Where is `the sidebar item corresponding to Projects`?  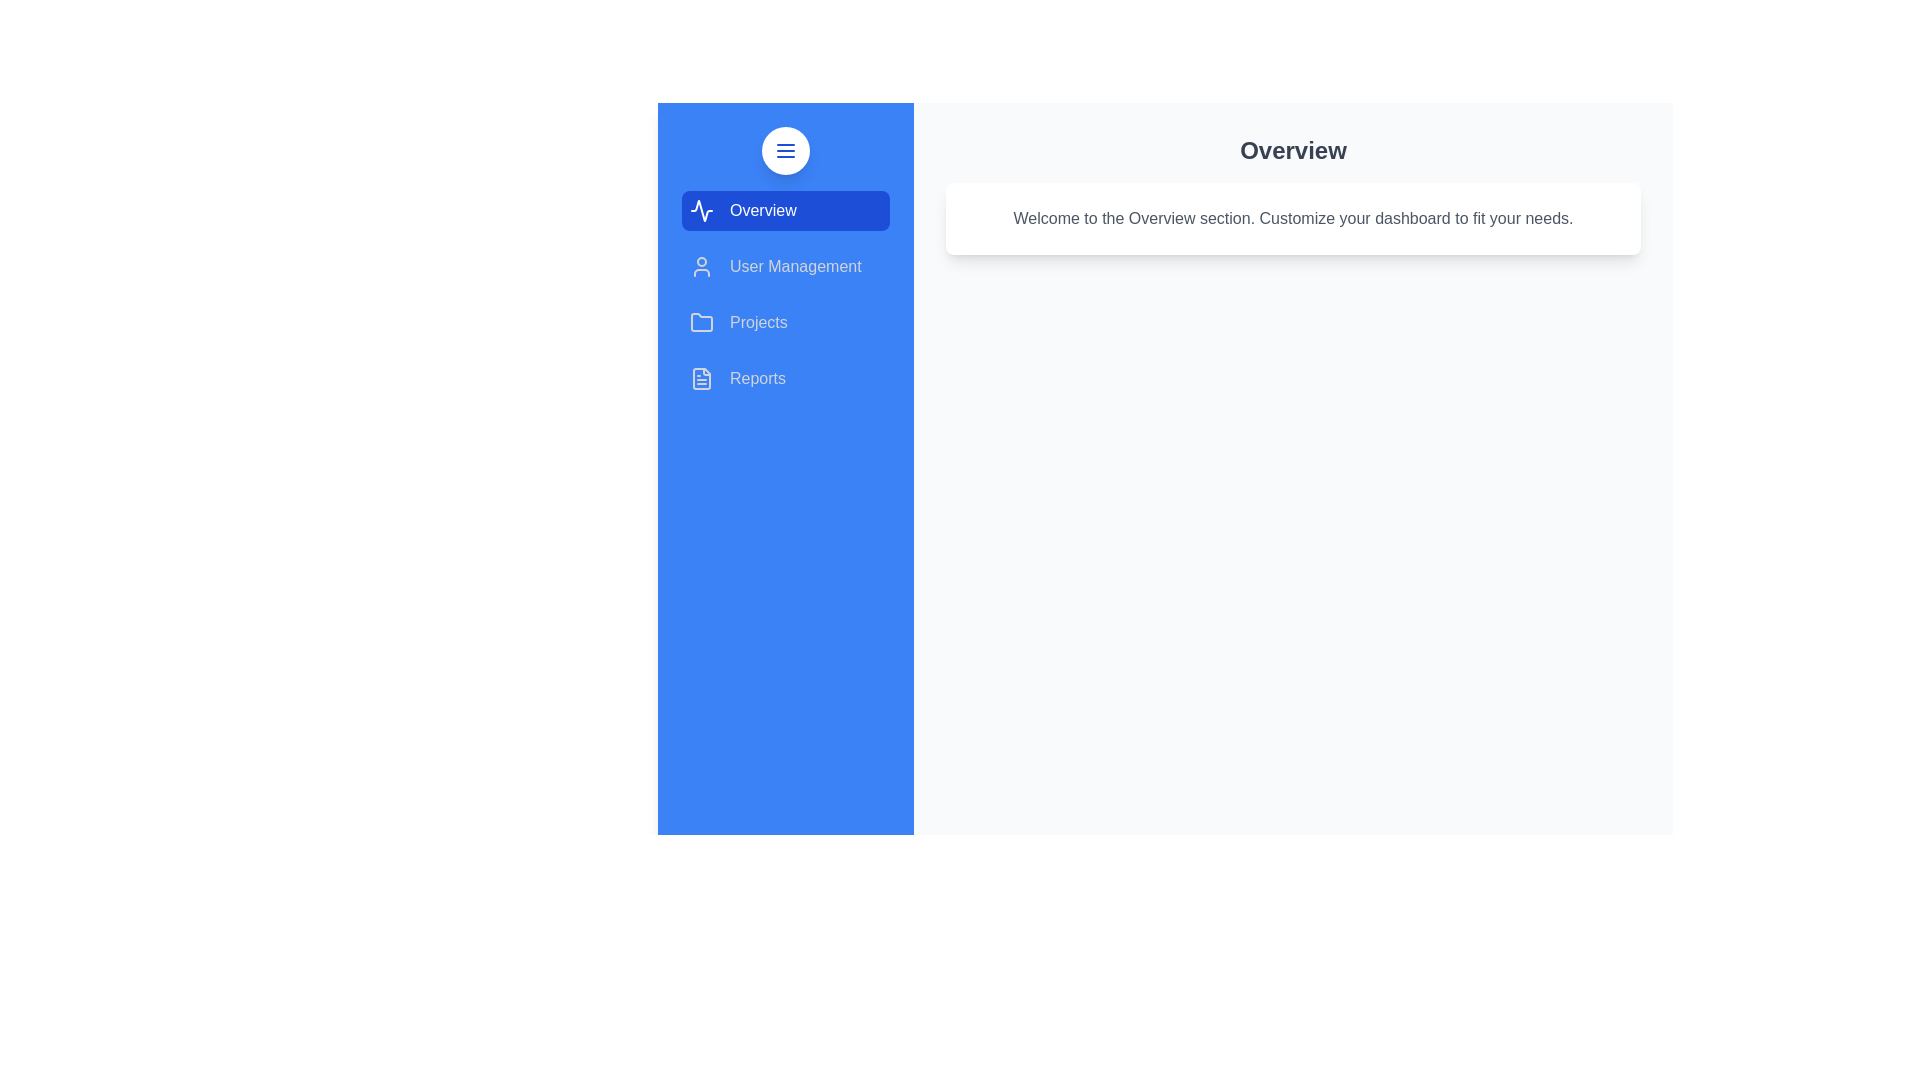 the sidebar item corresponding to Projects is located at coordinates (785, 322).